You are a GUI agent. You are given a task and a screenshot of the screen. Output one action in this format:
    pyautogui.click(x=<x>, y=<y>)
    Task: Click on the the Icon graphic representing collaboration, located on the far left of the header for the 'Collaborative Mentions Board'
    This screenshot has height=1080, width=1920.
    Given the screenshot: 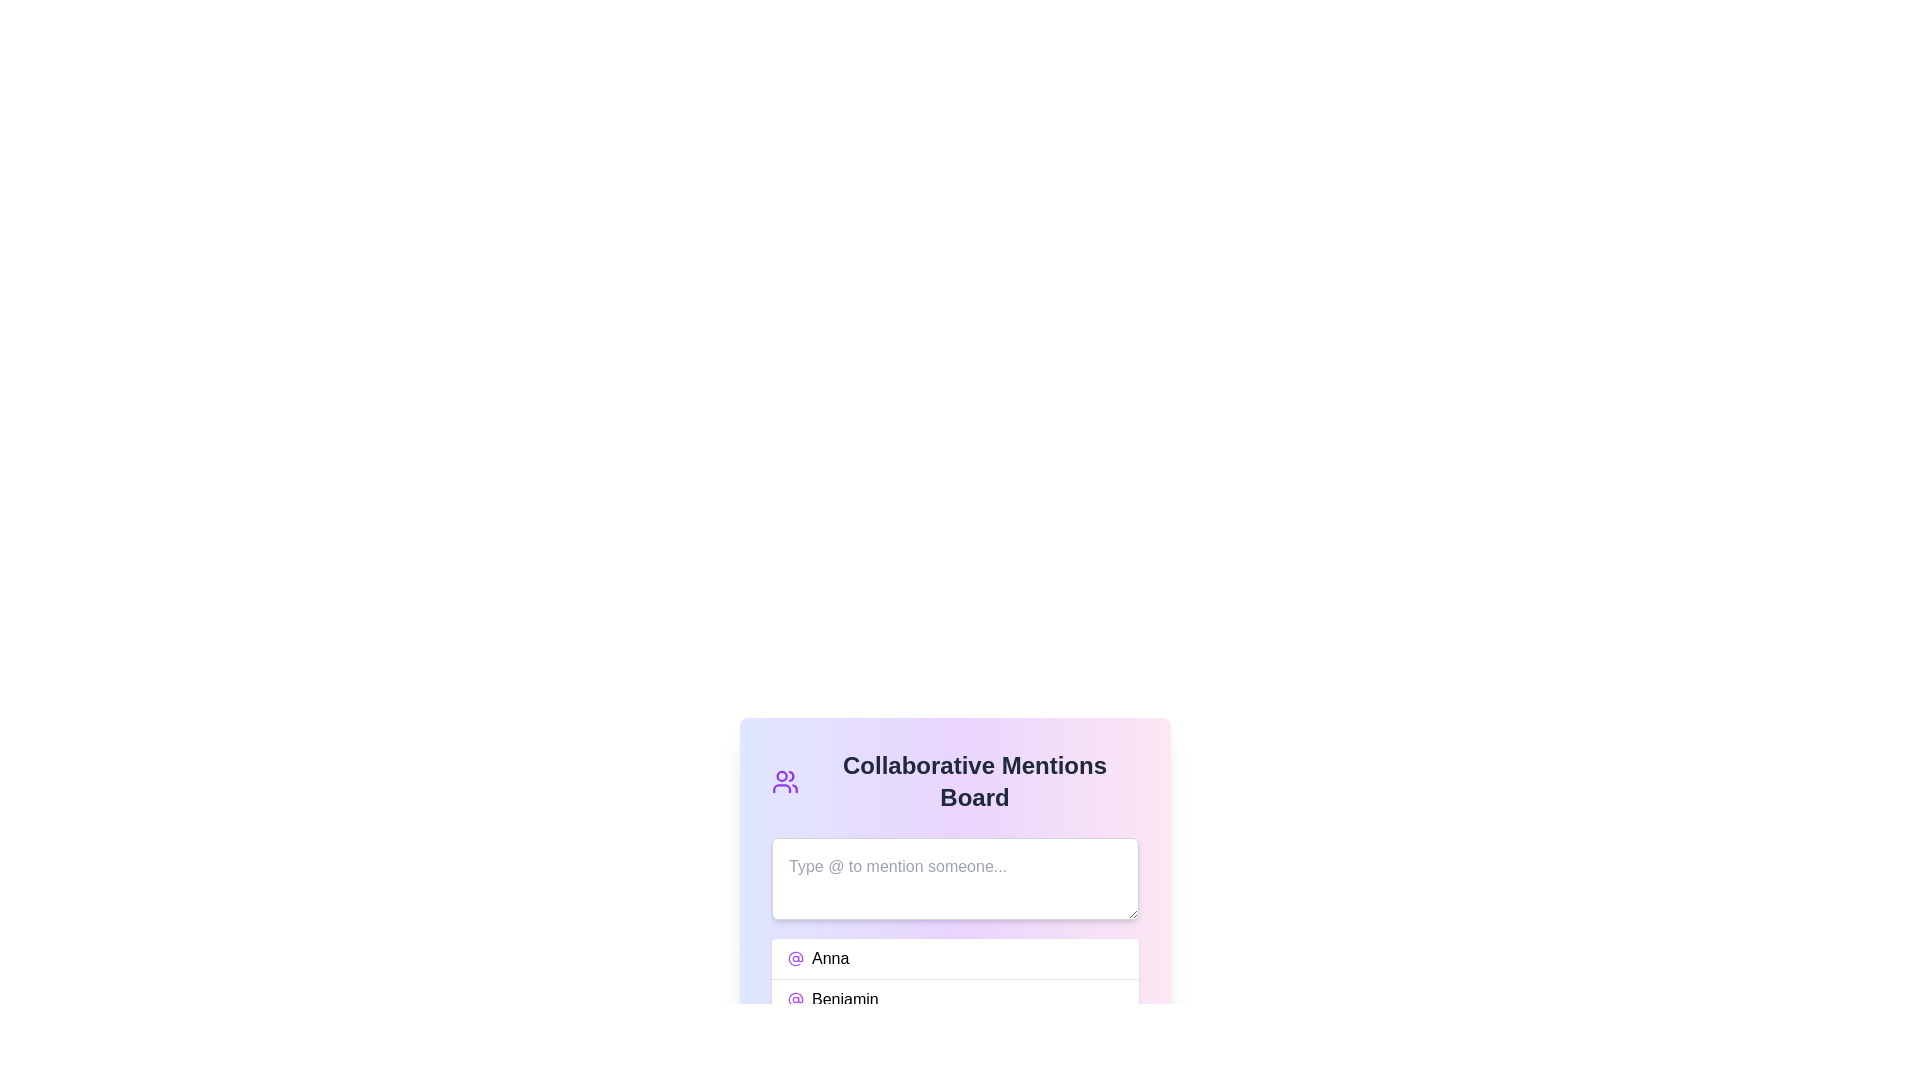 What is the action you would take?
    pyautogui.click(x=784, y=781)
    